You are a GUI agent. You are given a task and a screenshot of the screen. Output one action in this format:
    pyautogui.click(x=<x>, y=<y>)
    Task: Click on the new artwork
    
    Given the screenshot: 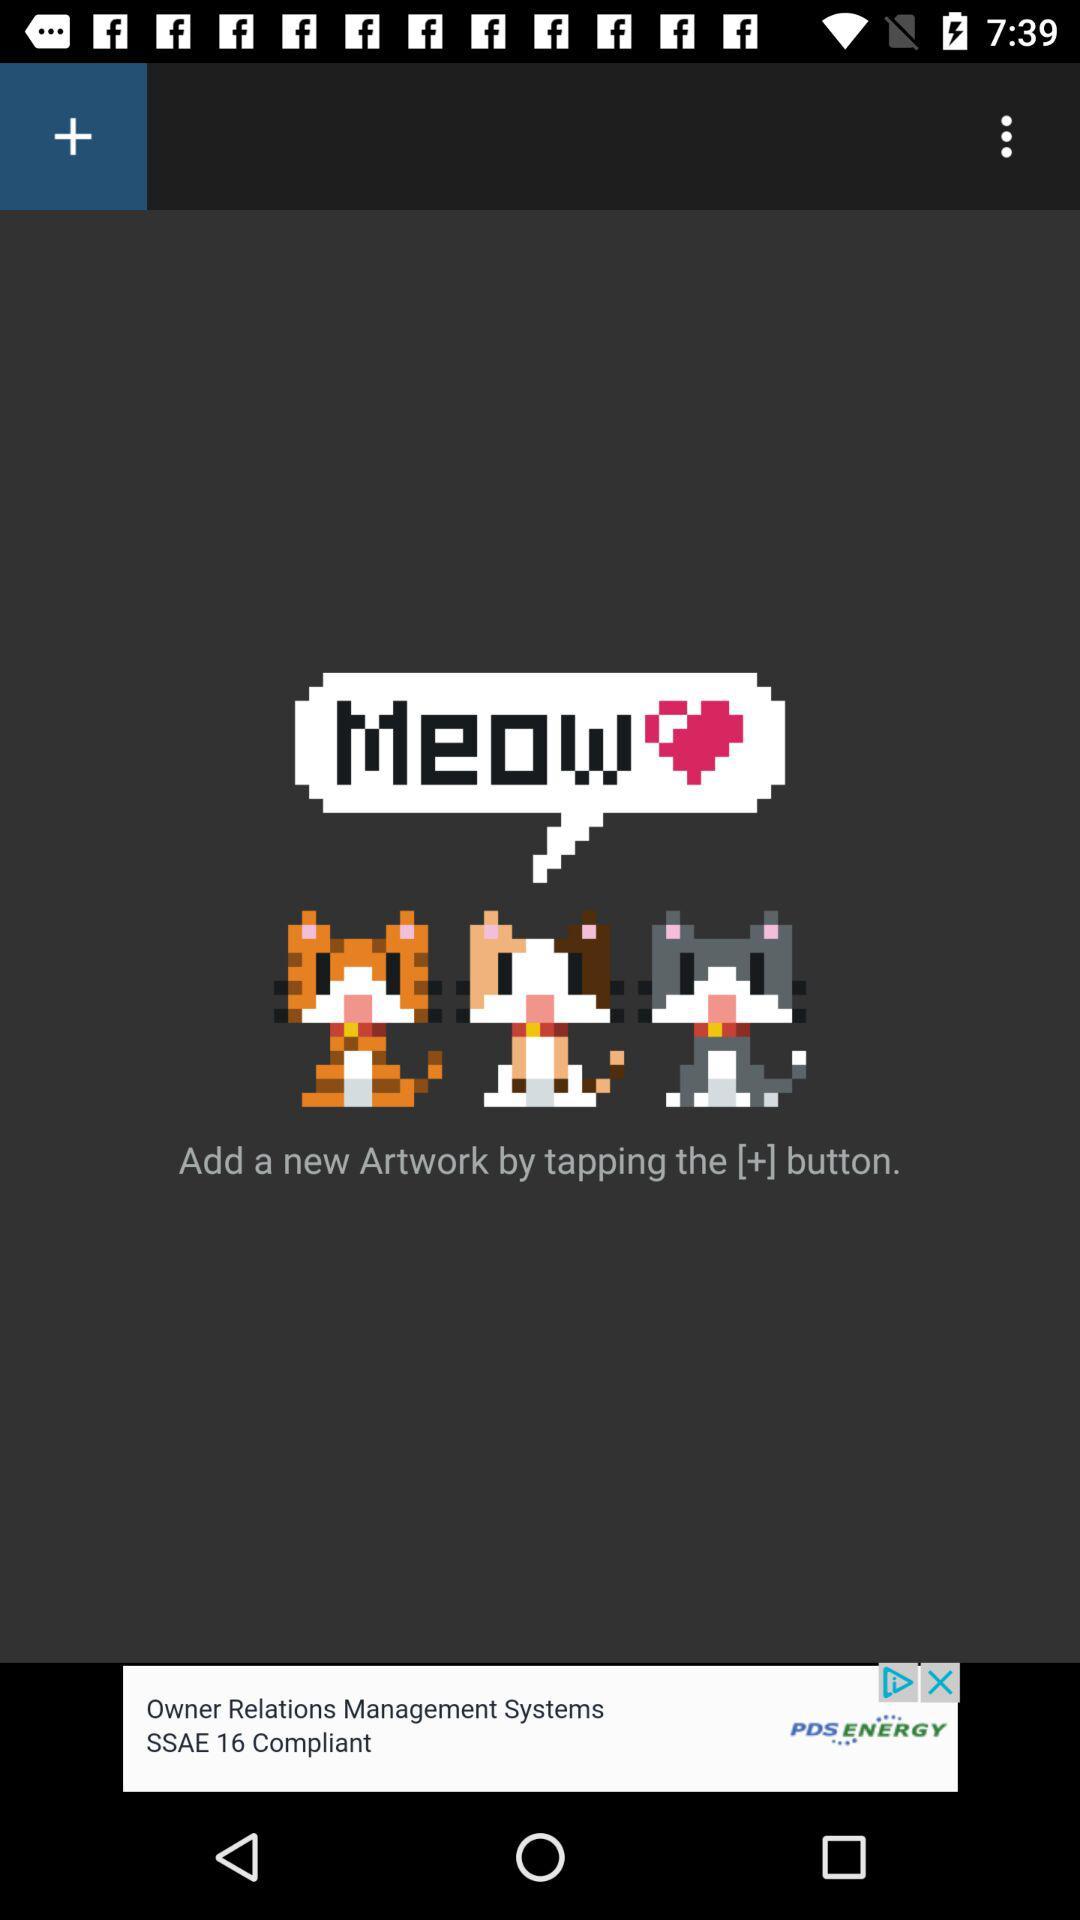 What is the action you would take?
    pyautogui.click(x=72, y=135)
    